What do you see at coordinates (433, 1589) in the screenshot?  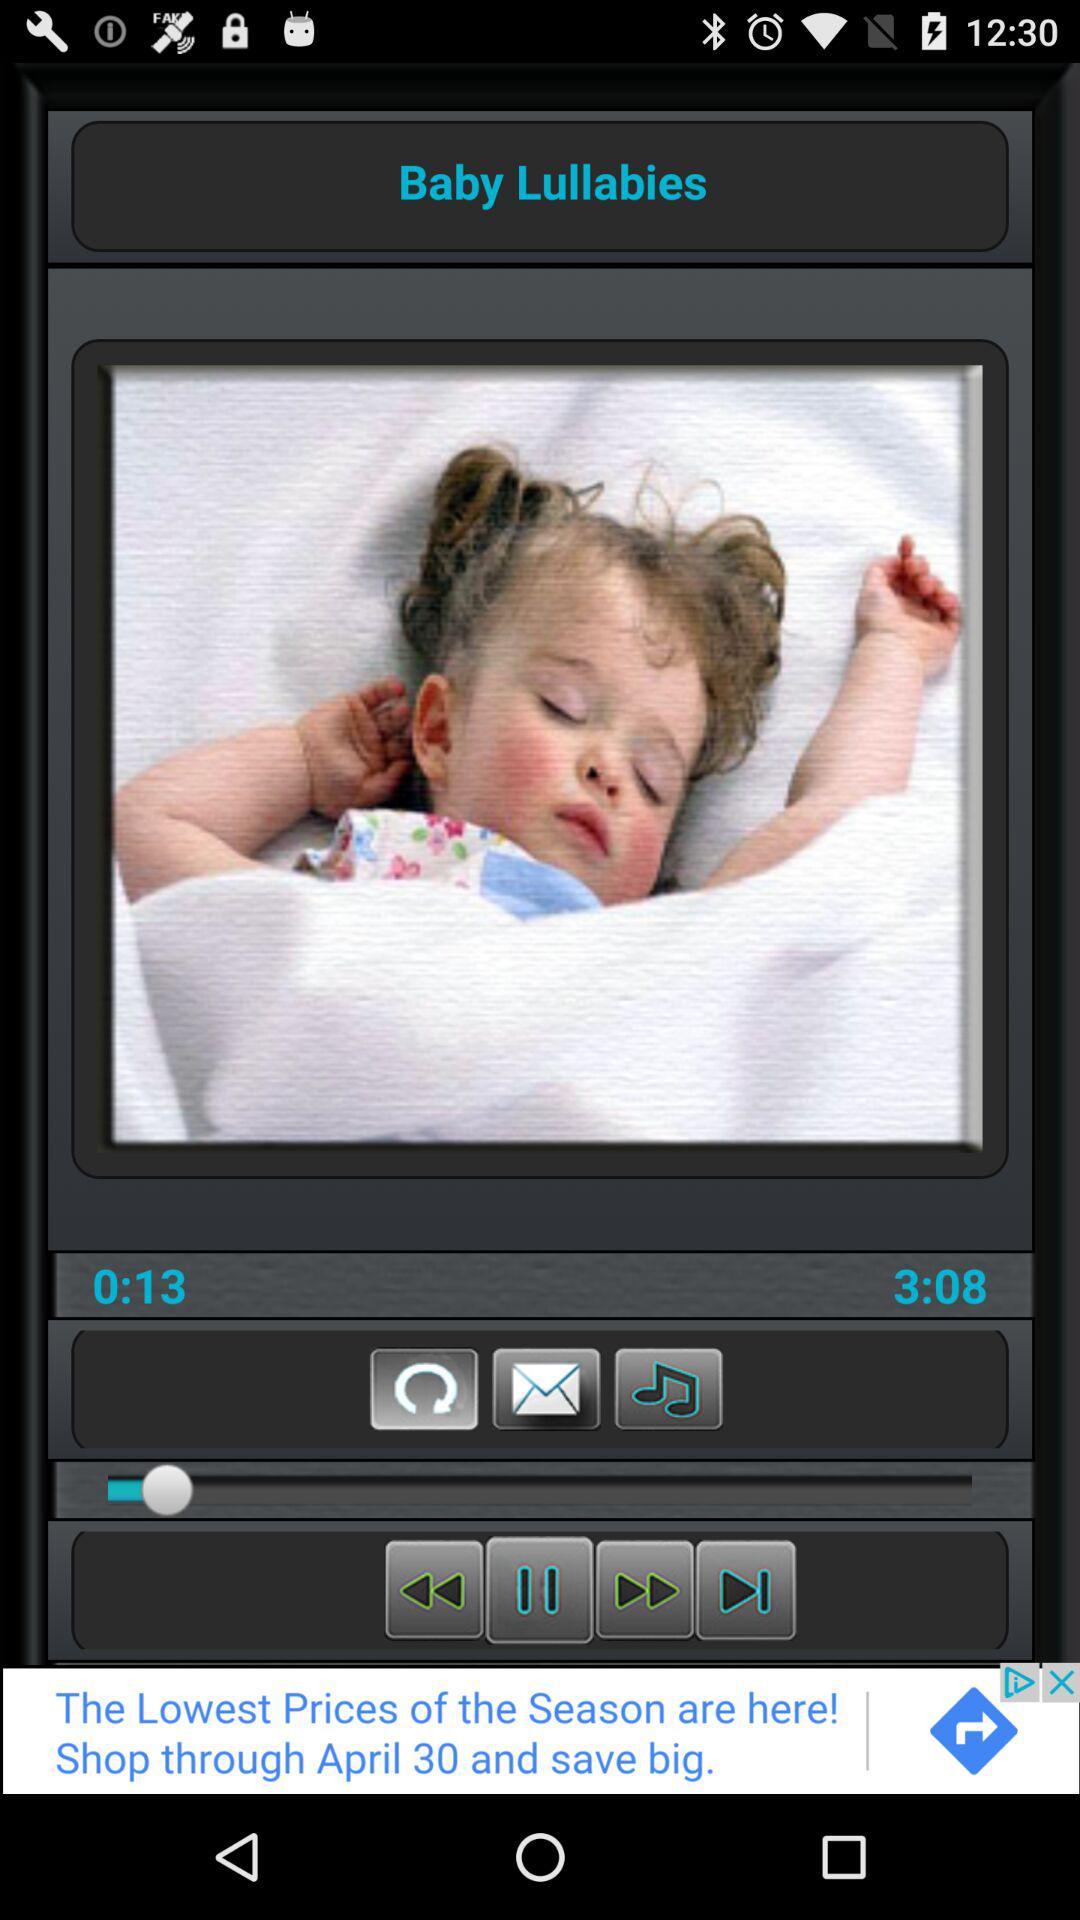 I see `previous option` at bounding box center [433, 1589].